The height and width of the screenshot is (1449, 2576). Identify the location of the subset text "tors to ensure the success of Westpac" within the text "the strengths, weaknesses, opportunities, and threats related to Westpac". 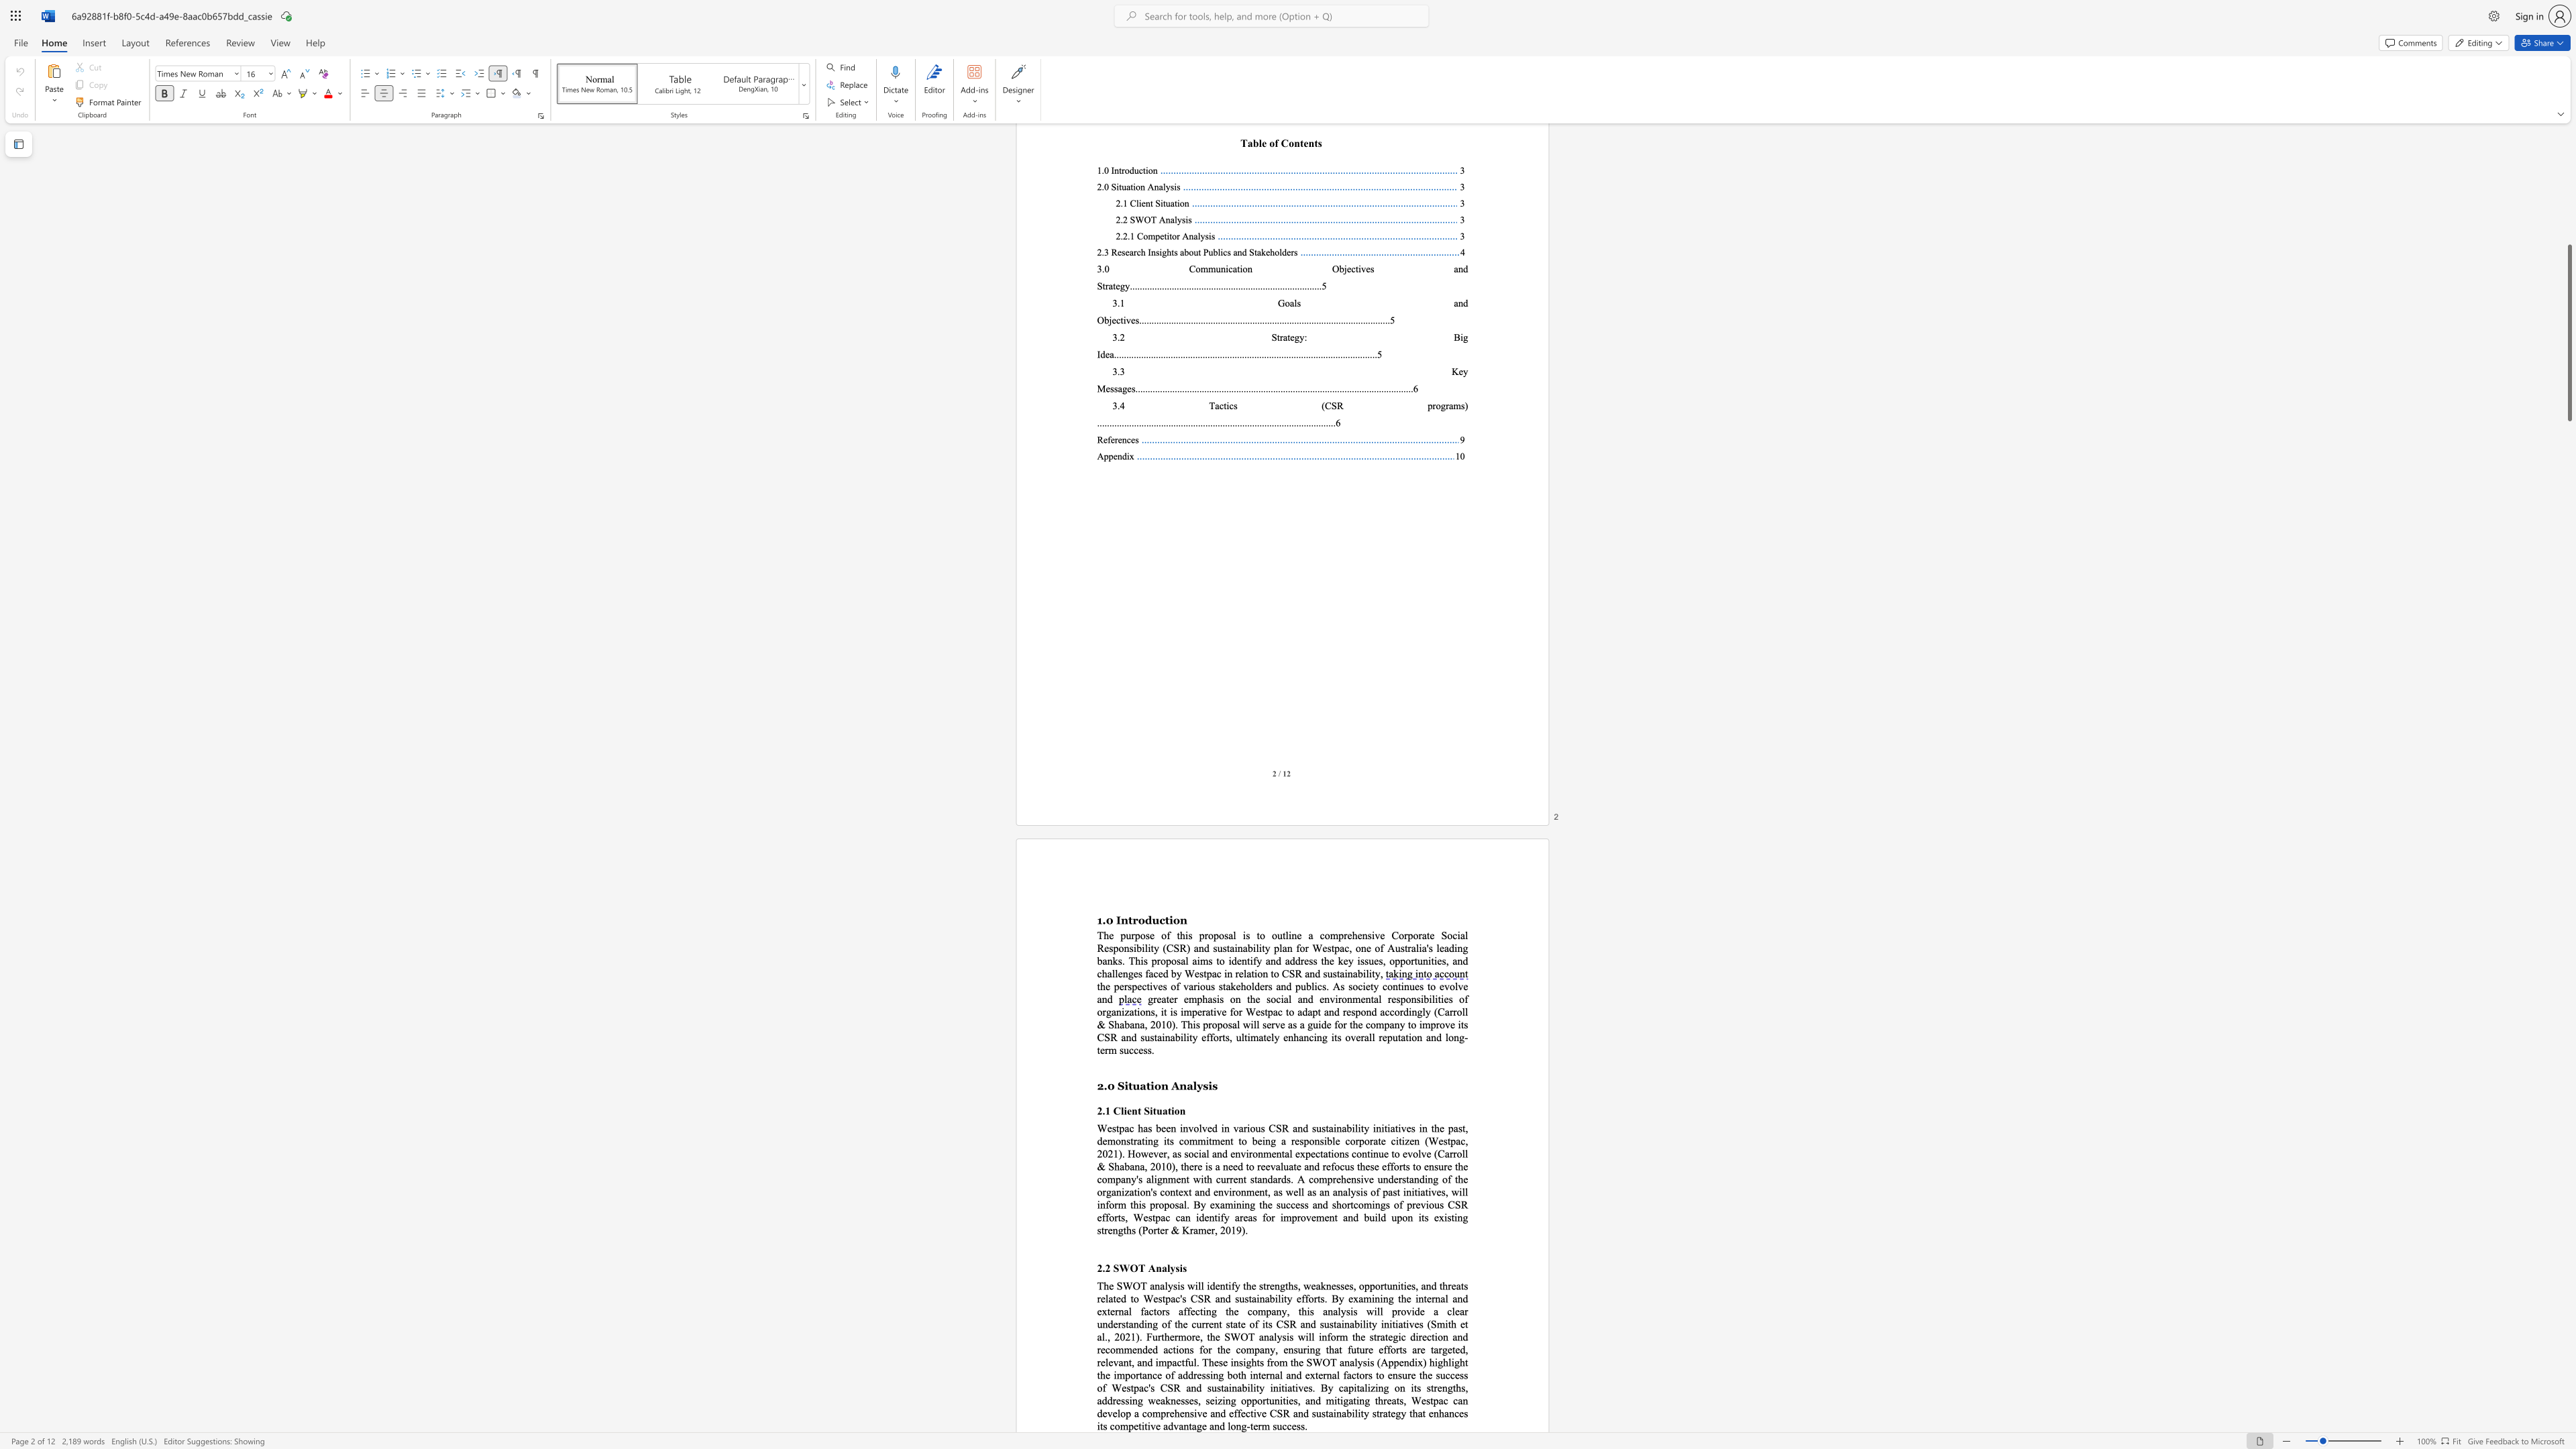
(1354, 1374).